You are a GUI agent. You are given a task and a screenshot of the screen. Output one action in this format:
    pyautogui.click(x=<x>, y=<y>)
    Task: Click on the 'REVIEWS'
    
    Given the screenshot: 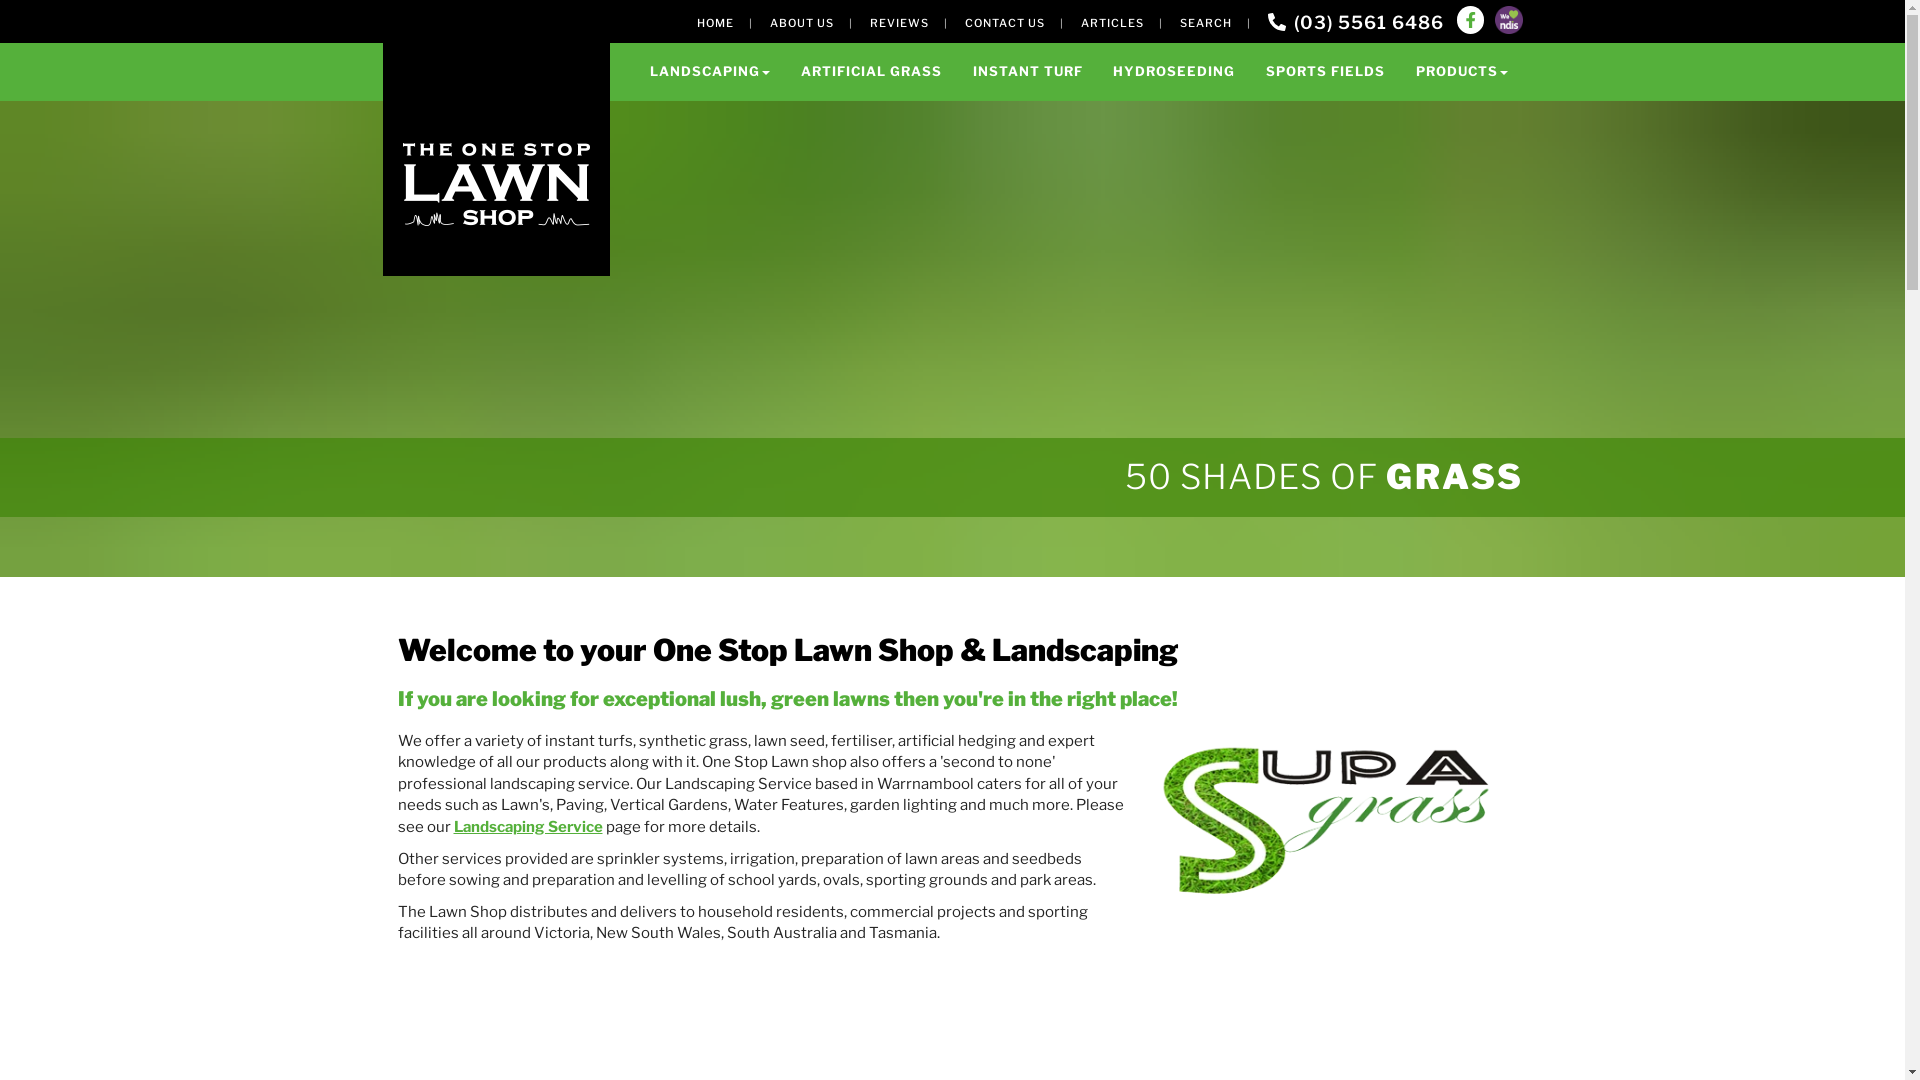 What is the action you would take?
    pyautogui.click(x=898, y=23)
    